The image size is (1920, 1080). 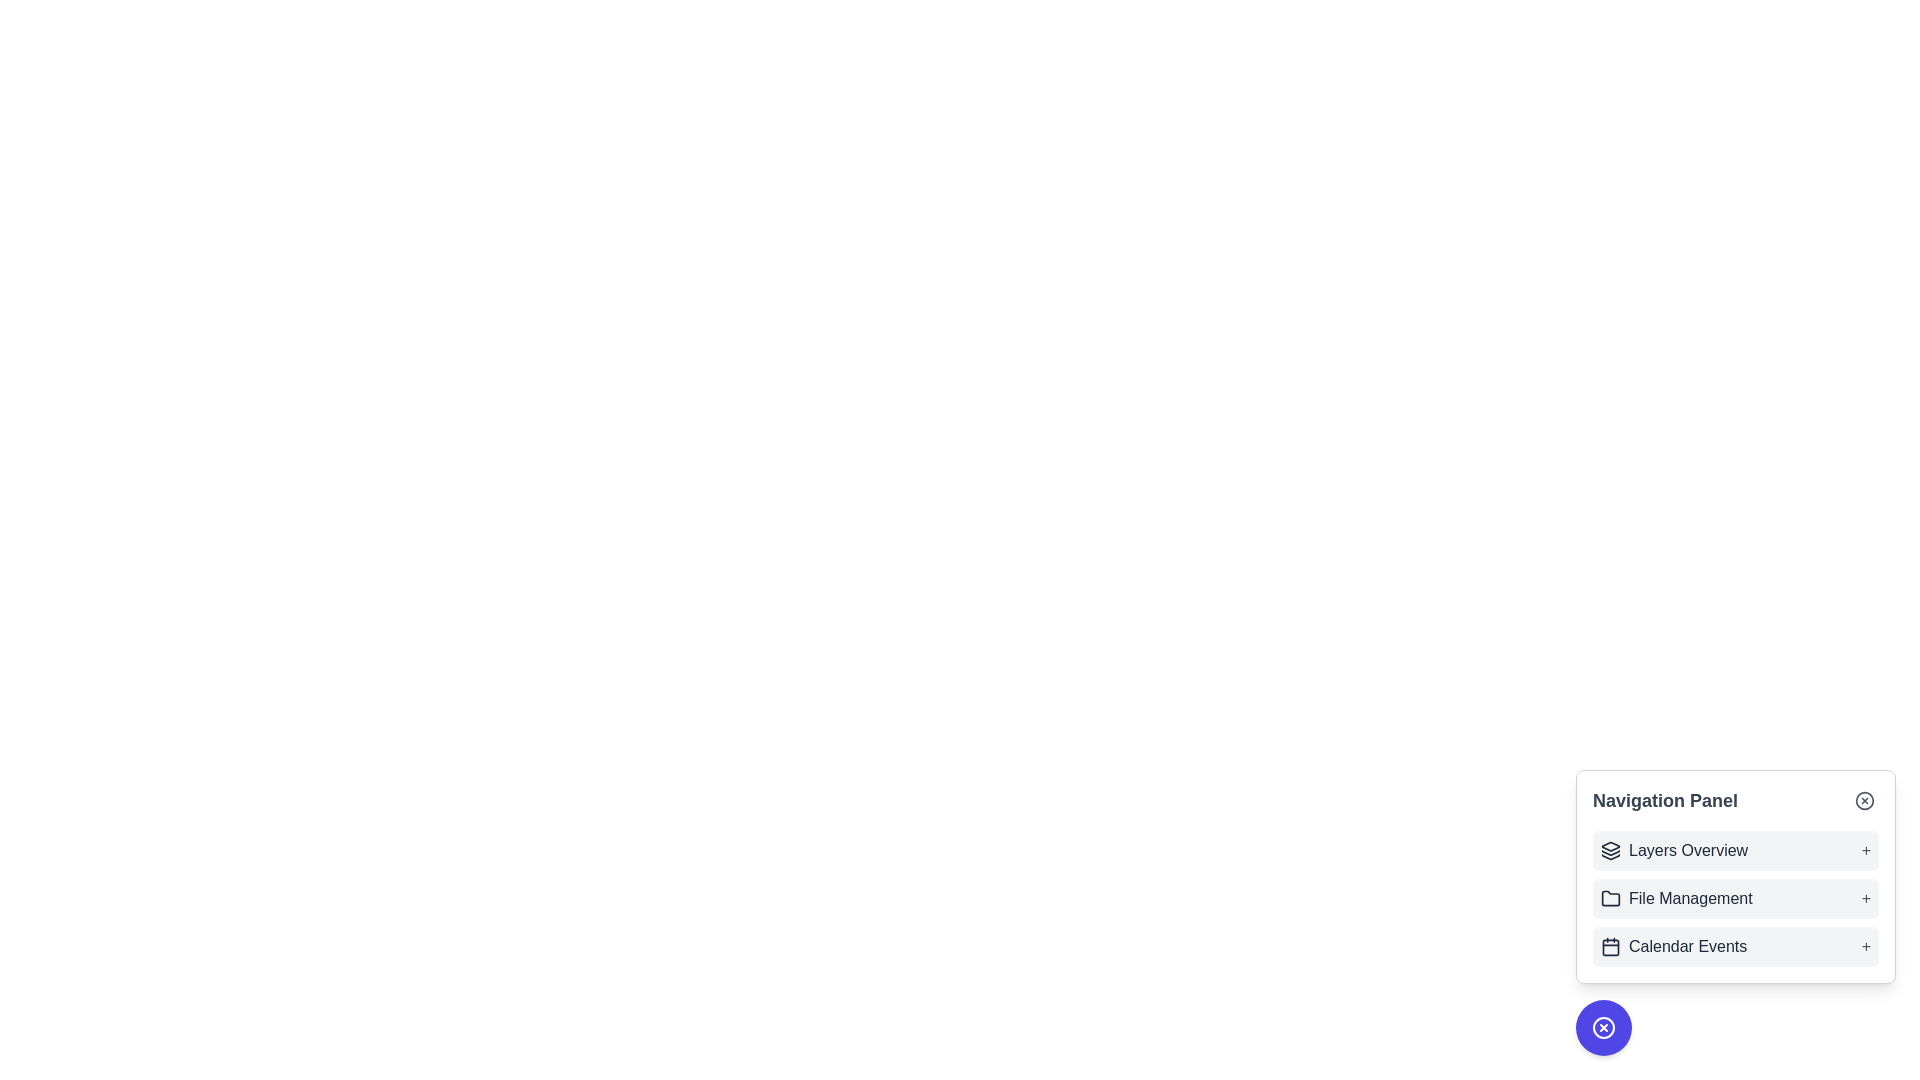 I want to click on the dismiss button located at the bottom-right corner beneath the 'Navigation Panel' to observe the tooltip or color change, so click(x=1603, y=1028).